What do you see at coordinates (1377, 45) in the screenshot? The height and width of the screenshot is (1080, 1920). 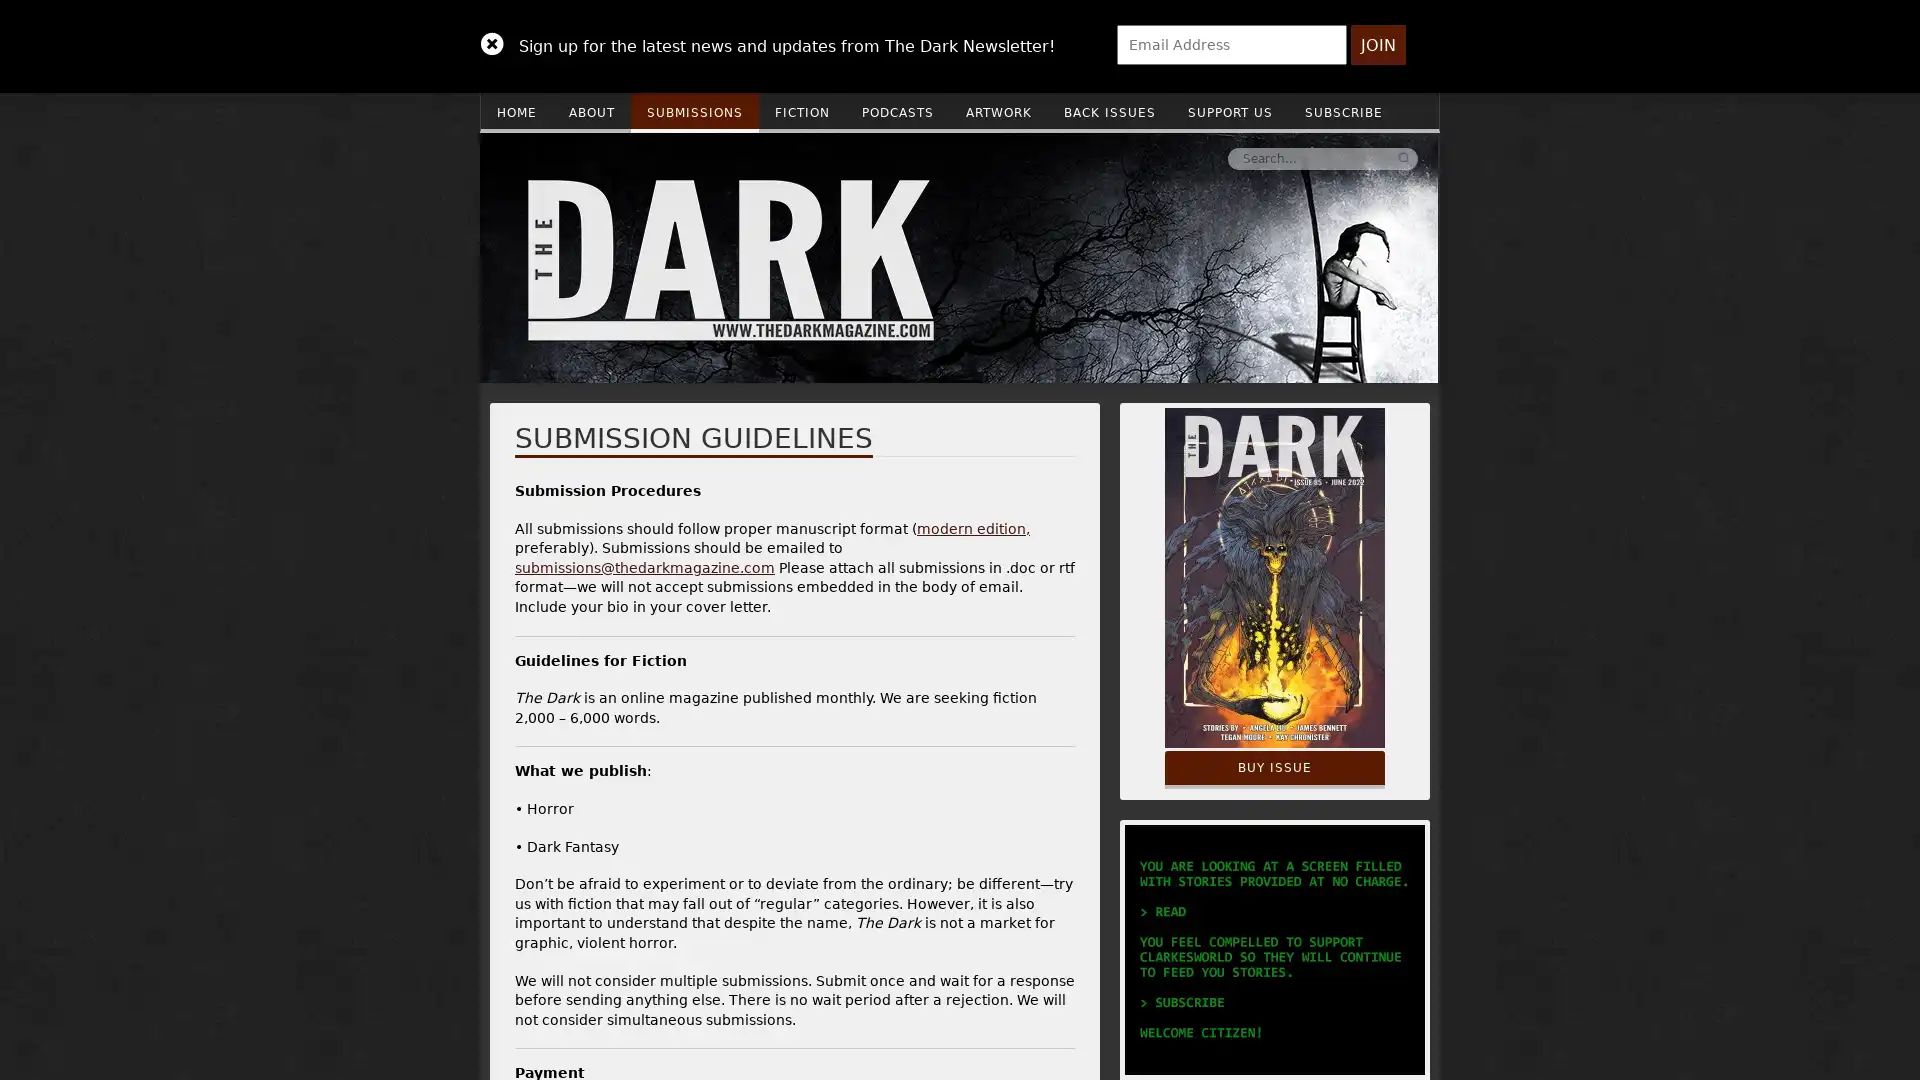 I see `Join` at bounding box center [1377, 45].